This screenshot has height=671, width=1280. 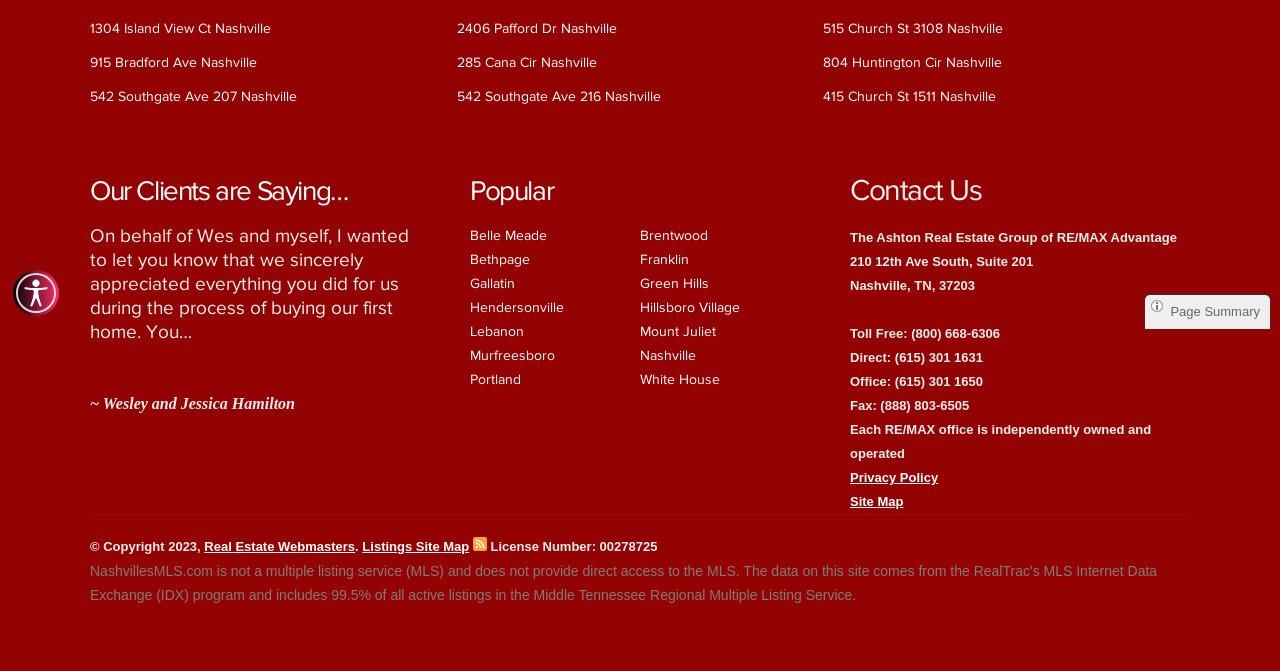 What do you see at coordinates (1213, 311) in the screenshot?
I see `'Page Summary'` at bounding box center [1213, 311].